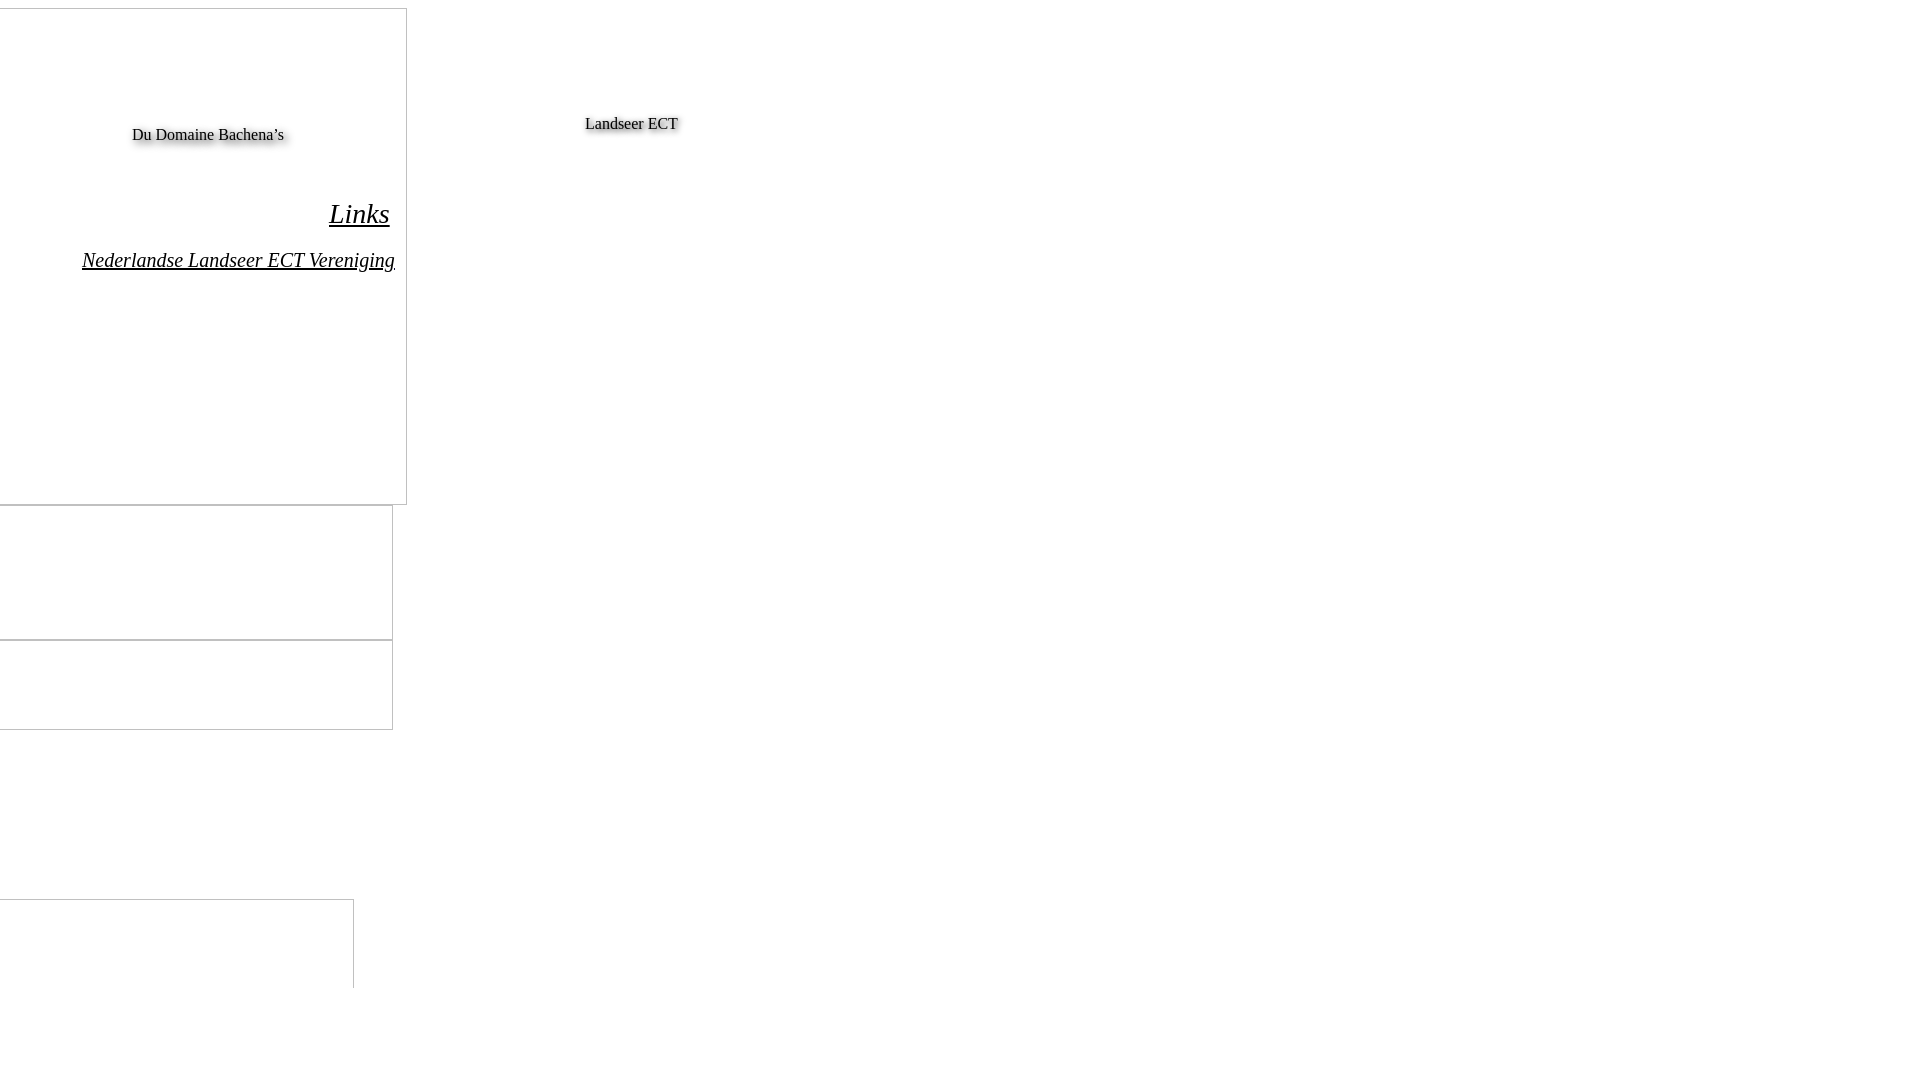 This screenshot has height=1080, width=1920. Describe the element at coordinates (238, 258) in the screenshot. I see `'Nederlandse Landseer ECT Vereniging'` at that location.